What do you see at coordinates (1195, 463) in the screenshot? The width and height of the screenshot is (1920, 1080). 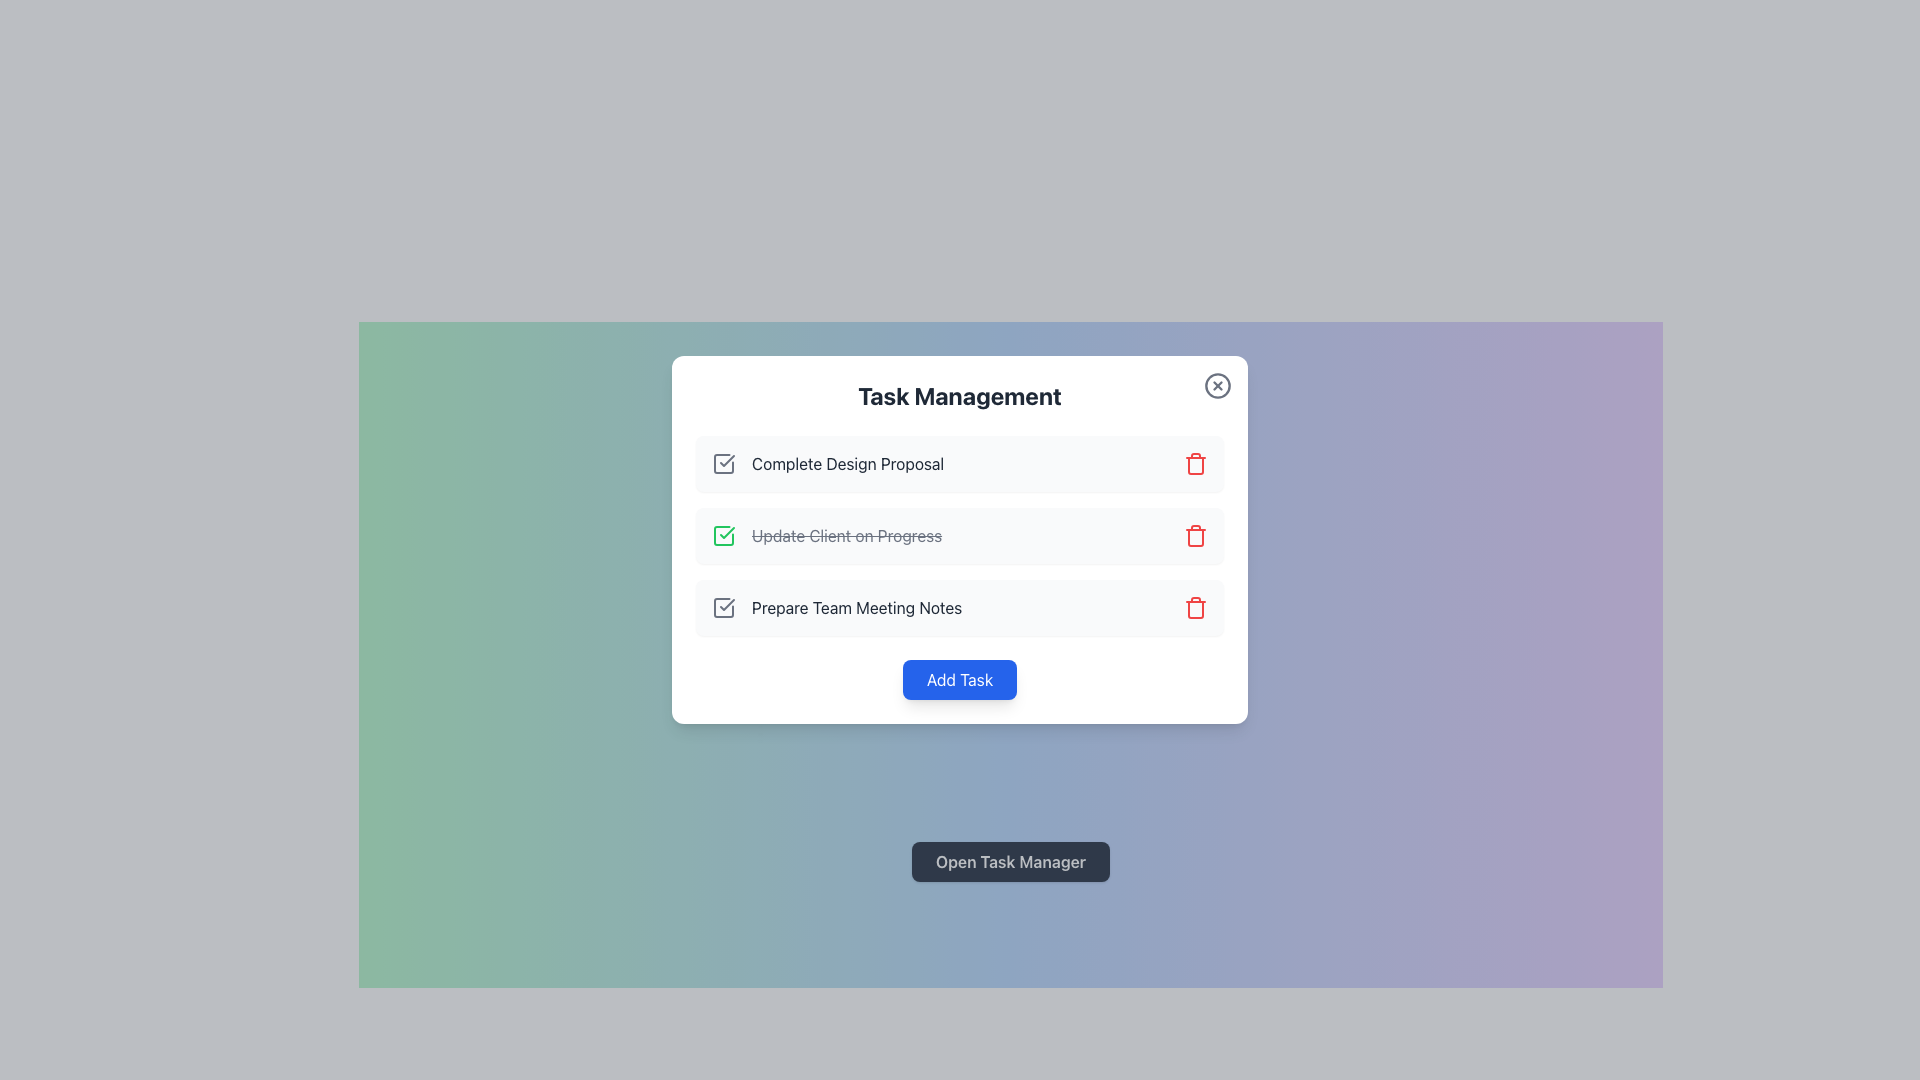 I see `the trash/deletion icon button located at the far right of the 'Complete Design Proposal' row` at bounding box center [1195, 463].